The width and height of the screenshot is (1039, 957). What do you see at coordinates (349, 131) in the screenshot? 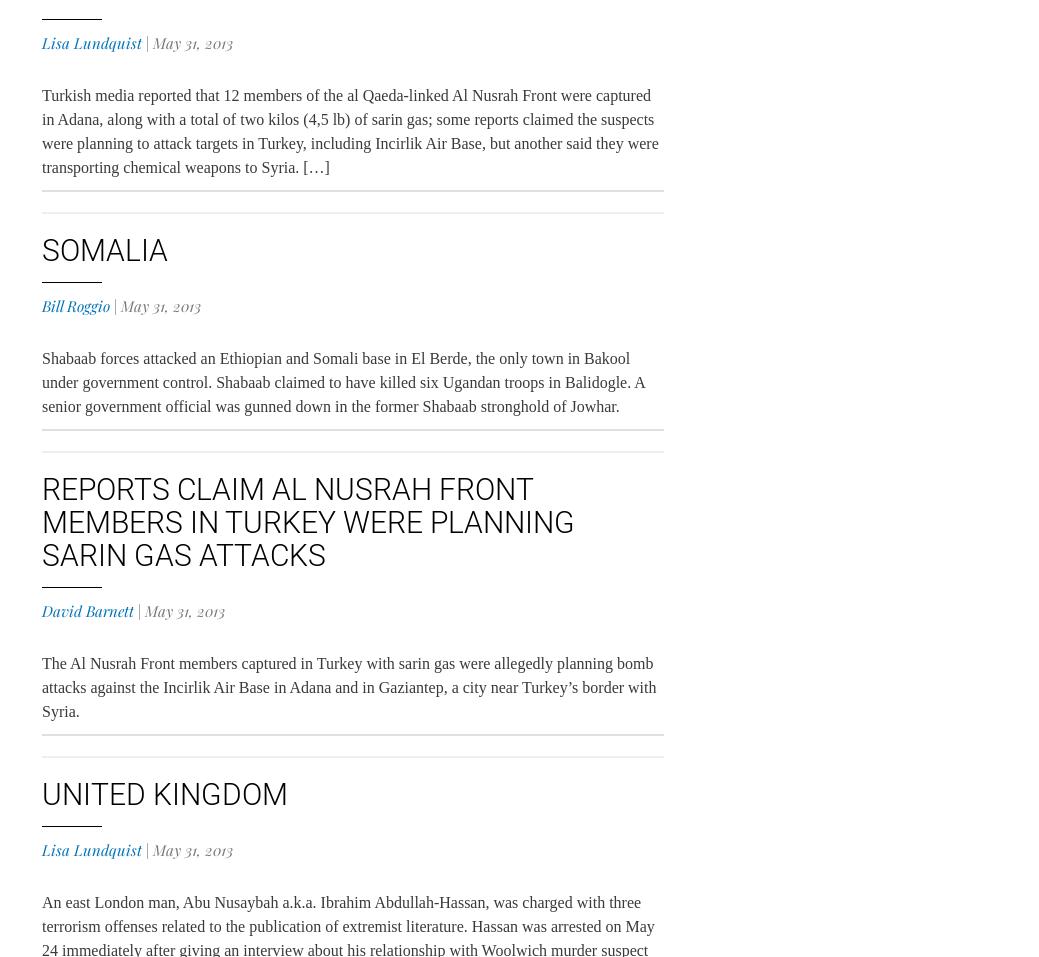
I see `'Turkish media reported that 12 members of the al Qaeda-linked Al Nusrah Front were captured in Adana, along with a total of two kilos (4,5 lb) of sarin gas; some reports claimed the suspects were planning to attack targets in Turkey, including Incirlik Air Base, but another said they were transporting chemical weapons to Syria. […]'` at bounding box center [349, 131].